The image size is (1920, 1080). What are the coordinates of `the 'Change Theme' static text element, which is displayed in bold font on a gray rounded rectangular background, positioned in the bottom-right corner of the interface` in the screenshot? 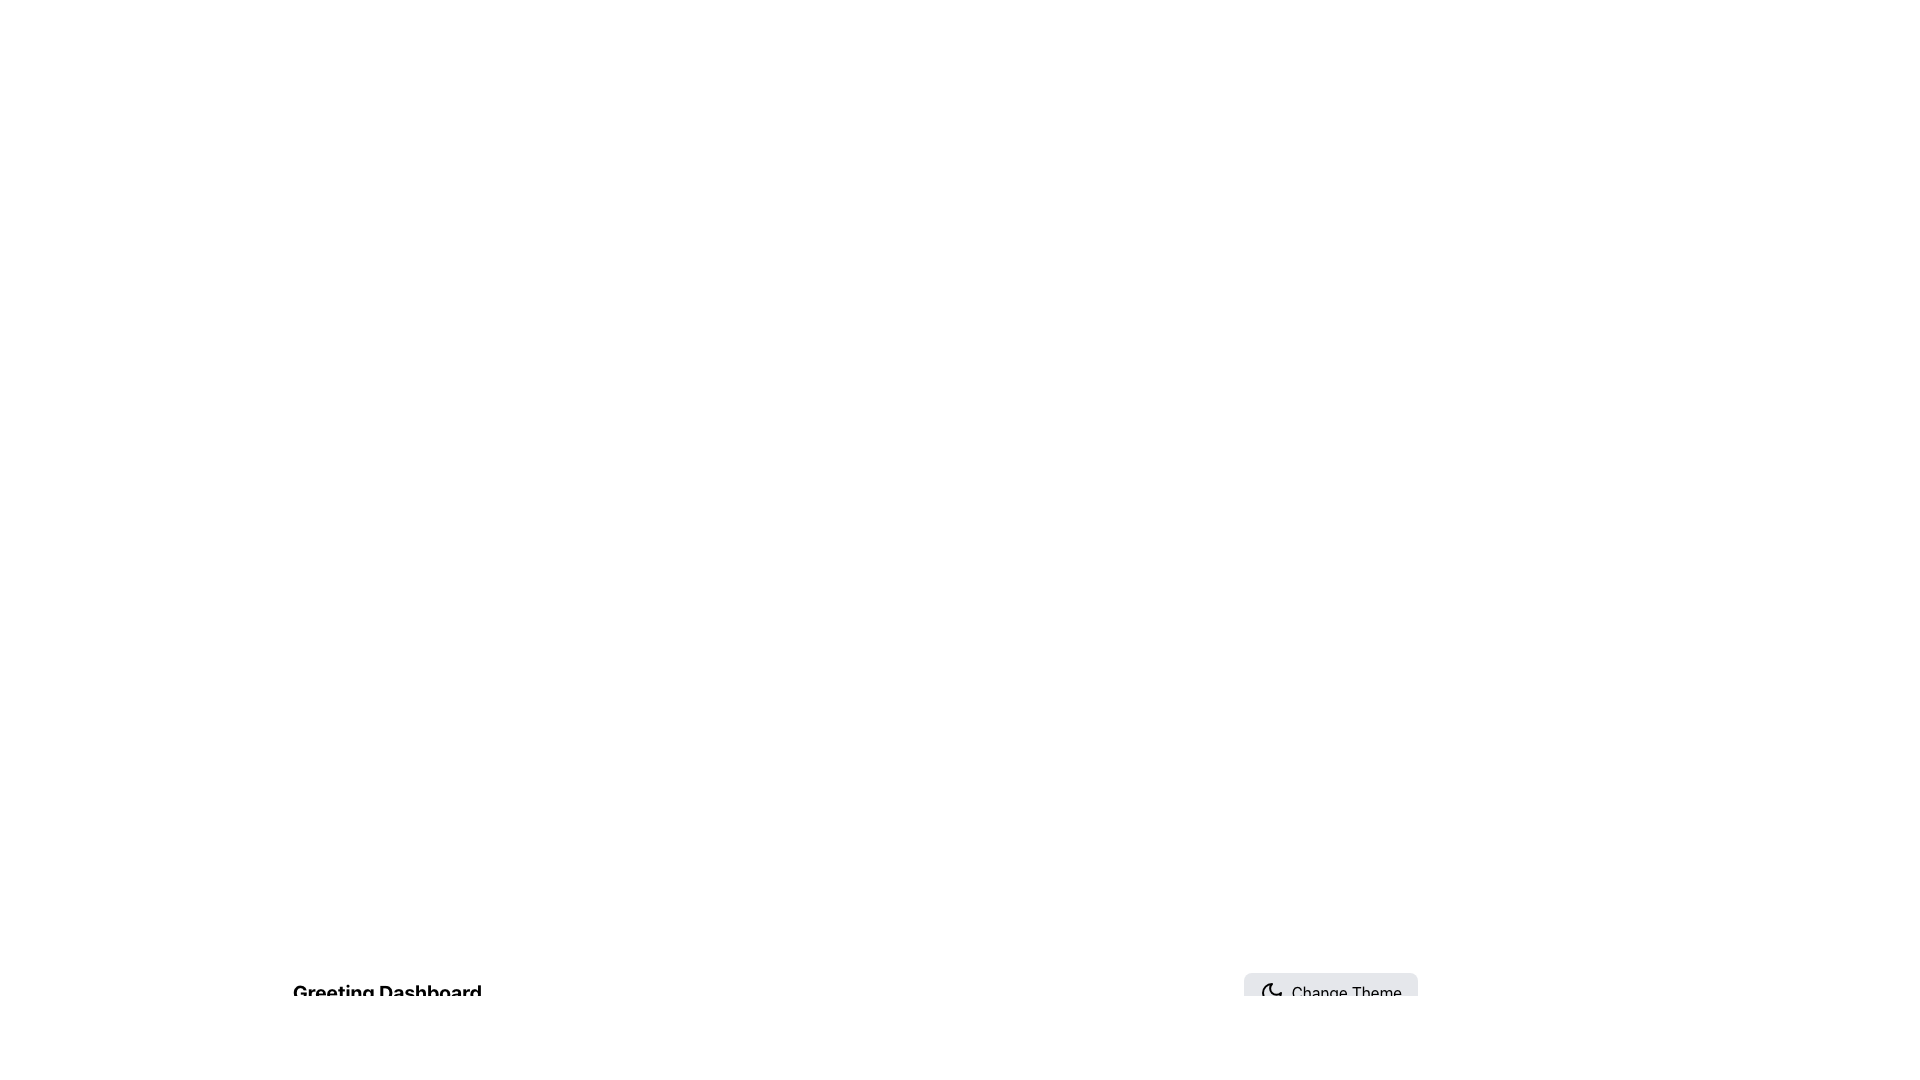 It's located at (1346, 992).